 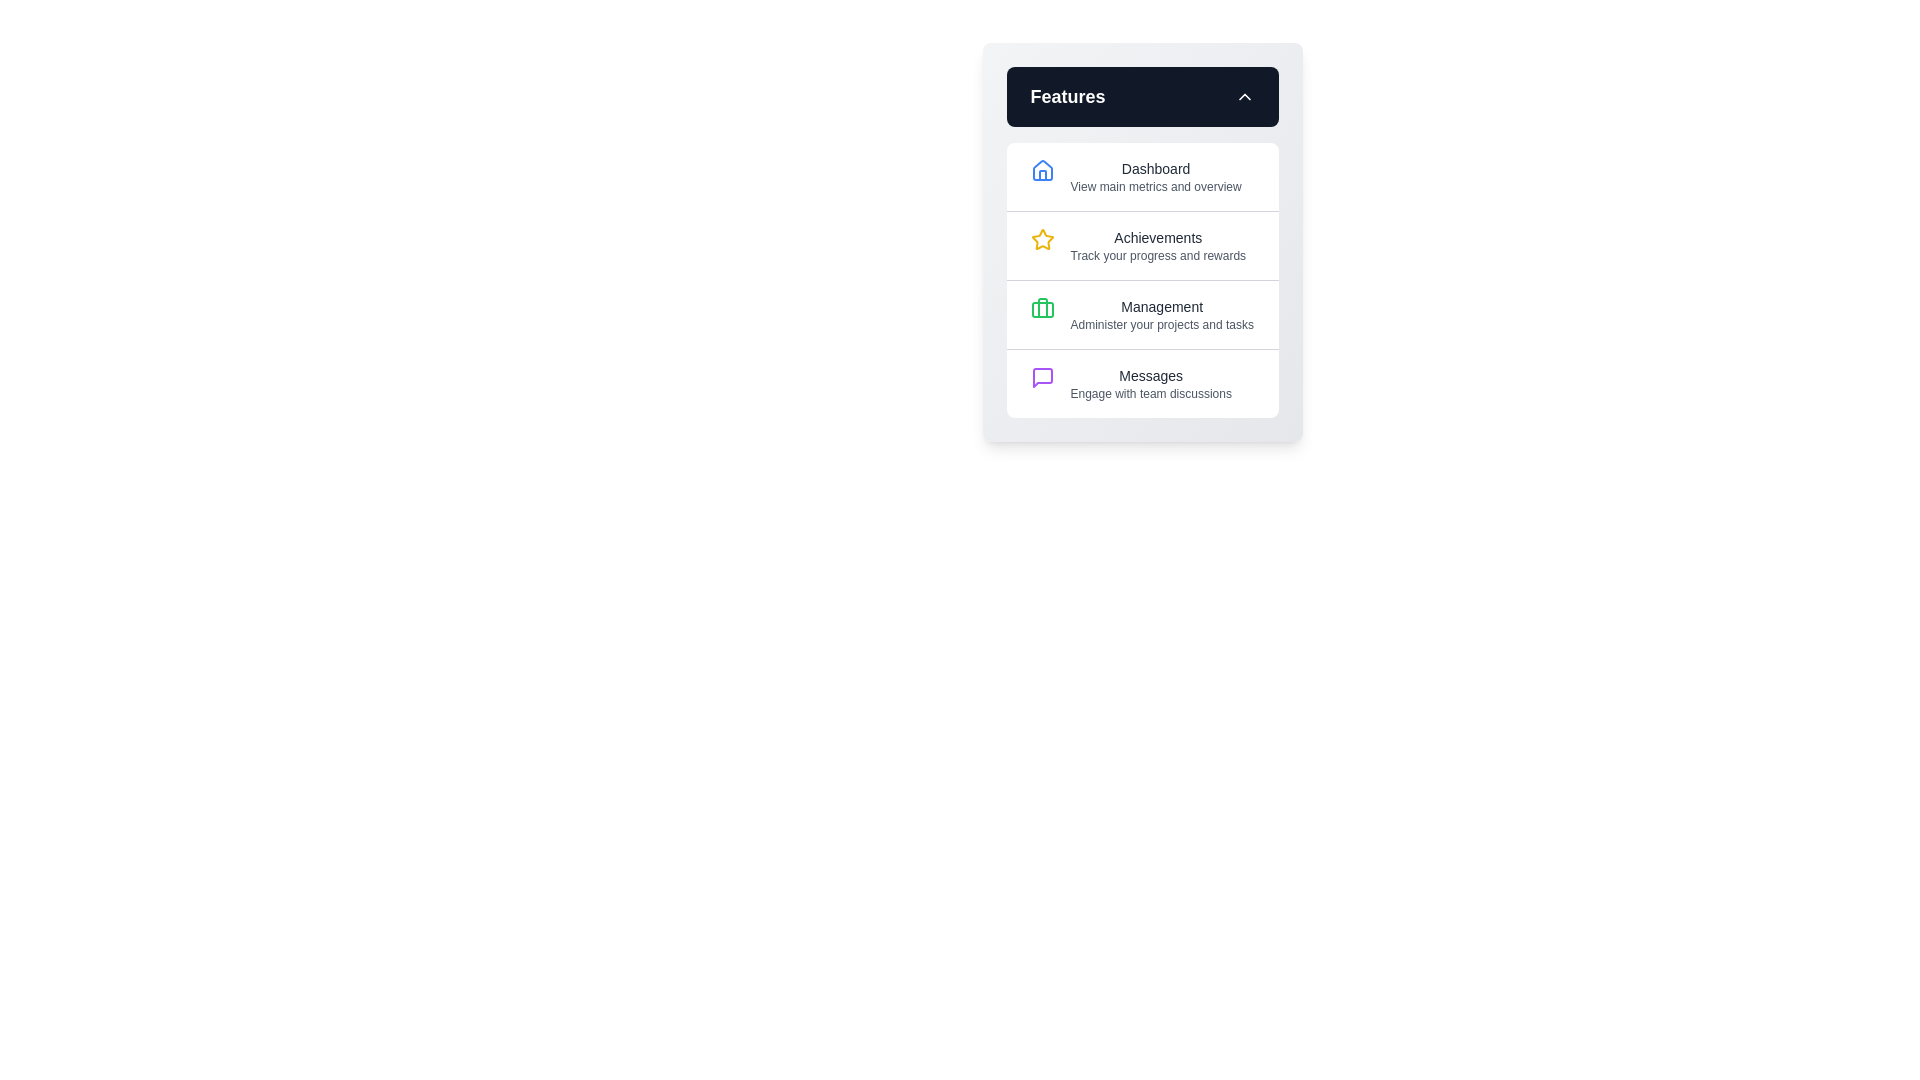 I want to click on the 'Dashboard' icon, which is the leftmost icon in the 'Features' section at the top of the menu, so click(x=1041, y=174).